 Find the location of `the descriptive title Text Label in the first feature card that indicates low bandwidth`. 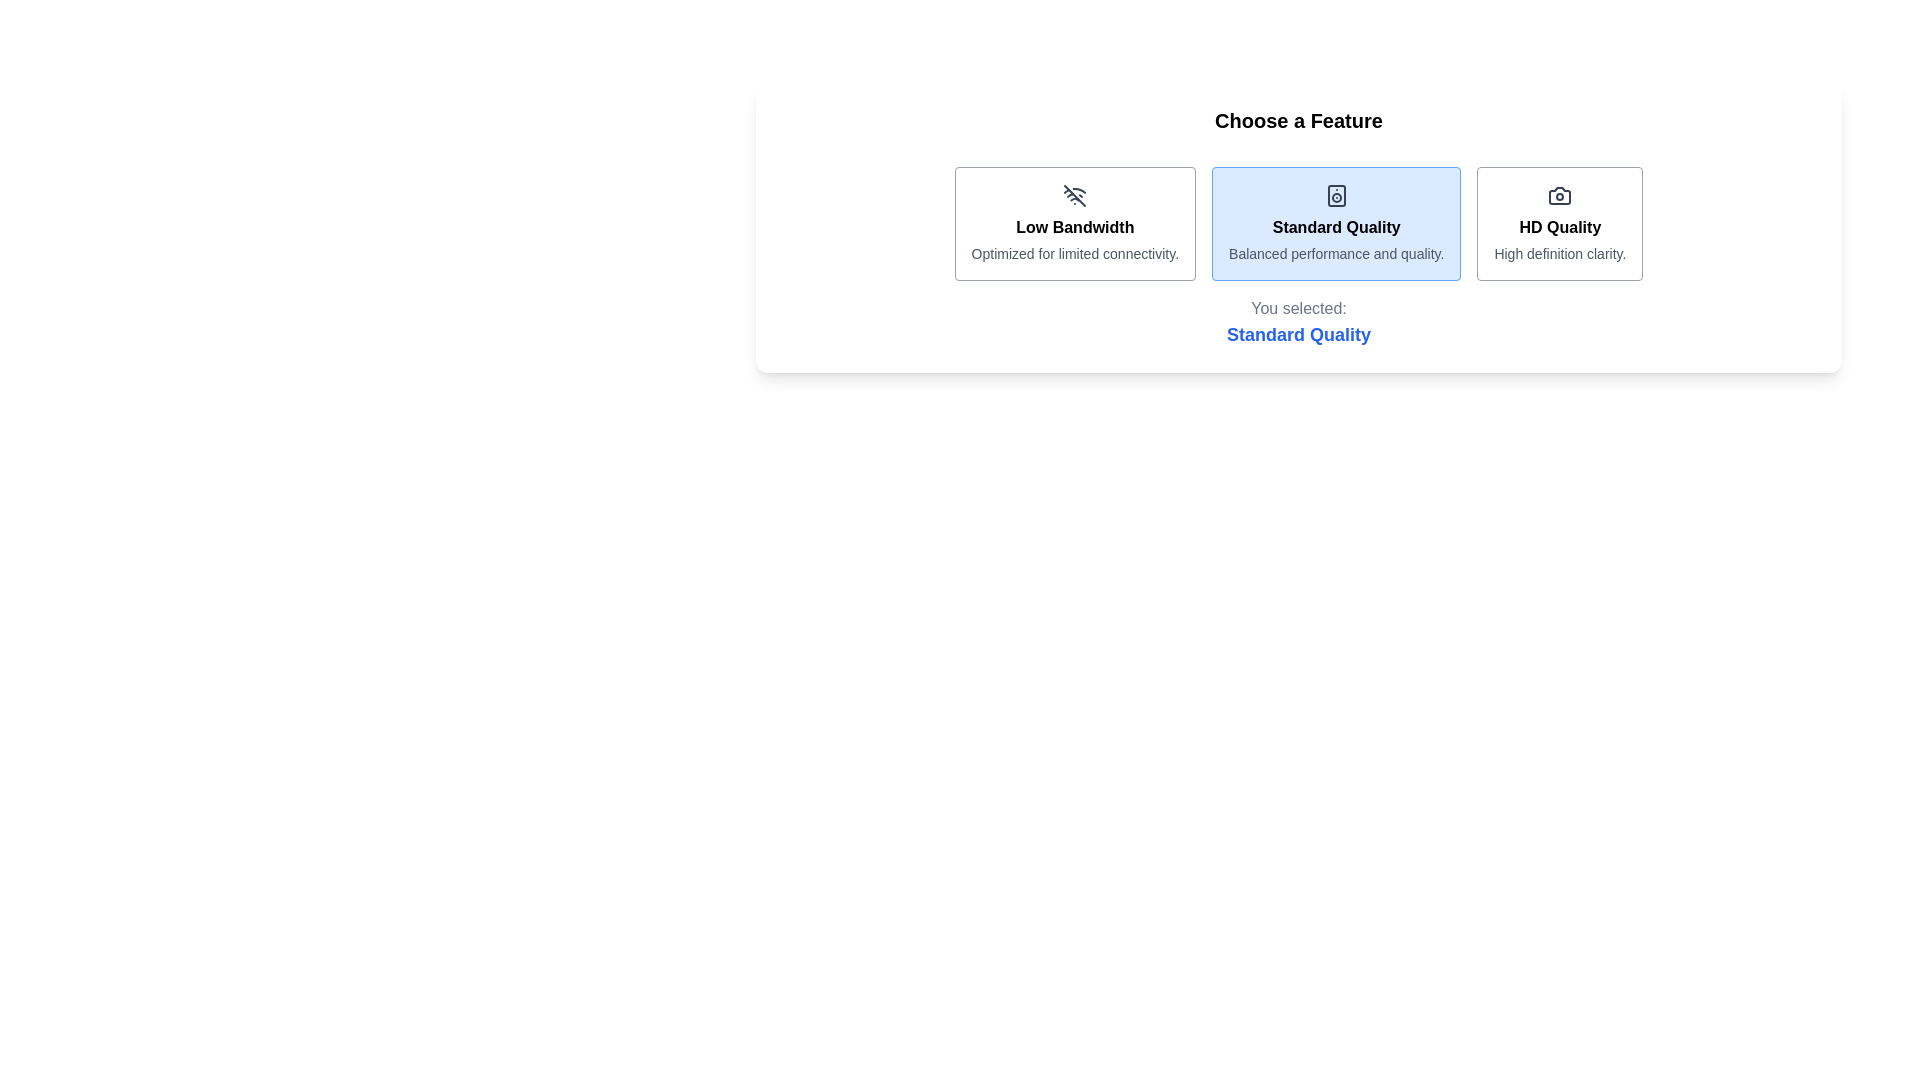

the descriptive title Text Label in the first feature card that indicates low bandwidth is located at coordinates (1074, 226).